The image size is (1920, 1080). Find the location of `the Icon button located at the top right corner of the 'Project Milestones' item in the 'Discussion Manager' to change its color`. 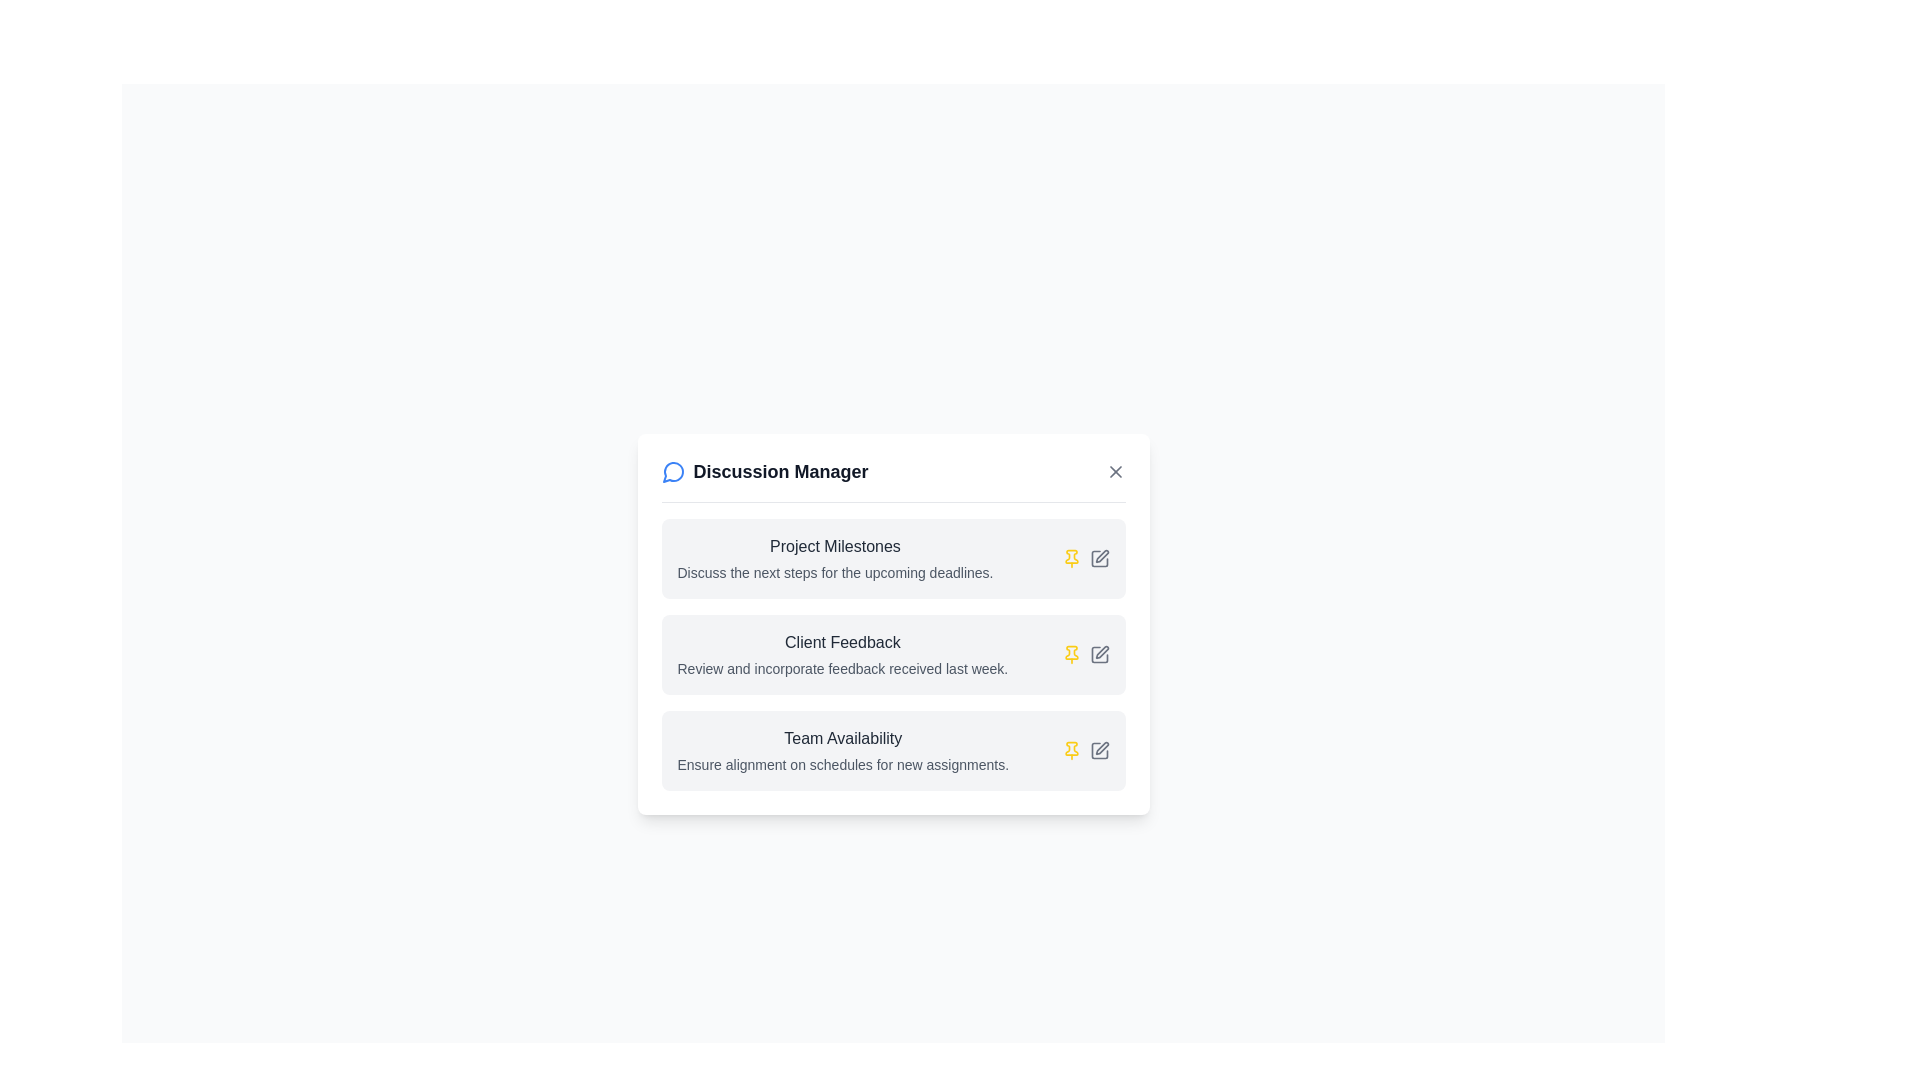

the Icon button located at the top right corner of the 'Project Milestones' item in the 'Discussion Manager' to change its color is located at coordinates (1098, 558).